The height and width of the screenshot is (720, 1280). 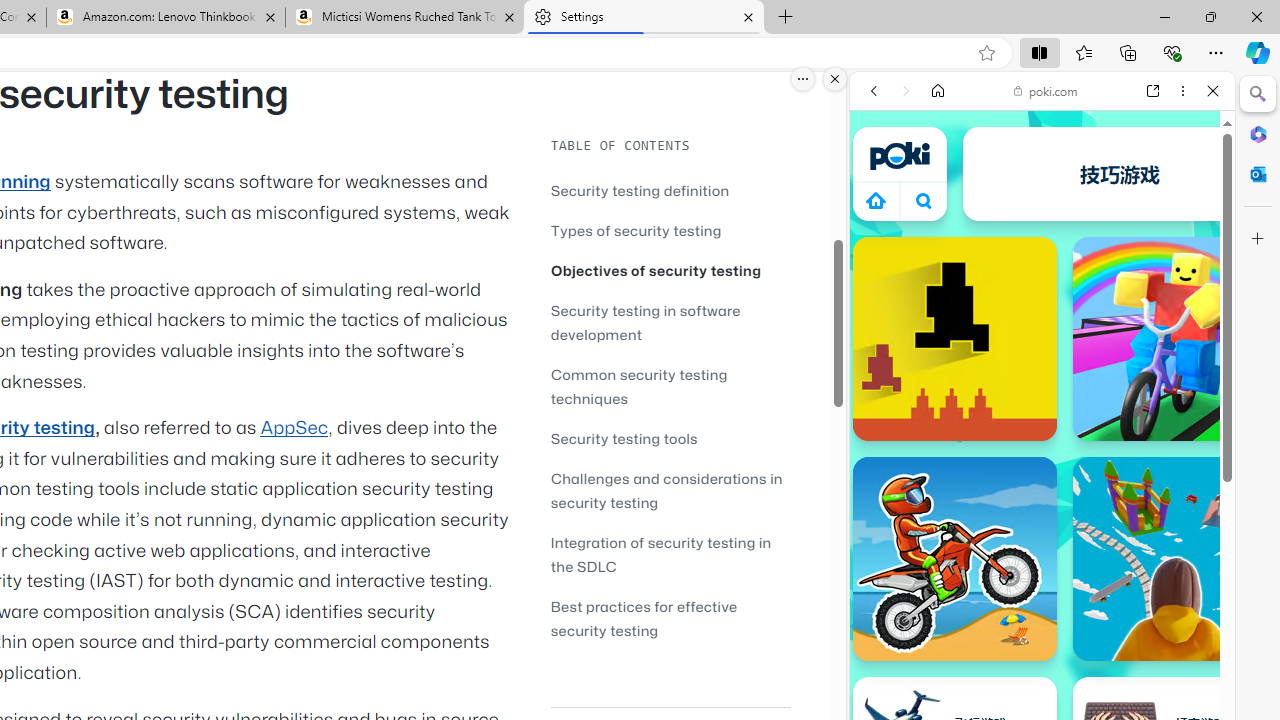 I want to click on 'Rainbow Obby', so click(x=1175, y=337).